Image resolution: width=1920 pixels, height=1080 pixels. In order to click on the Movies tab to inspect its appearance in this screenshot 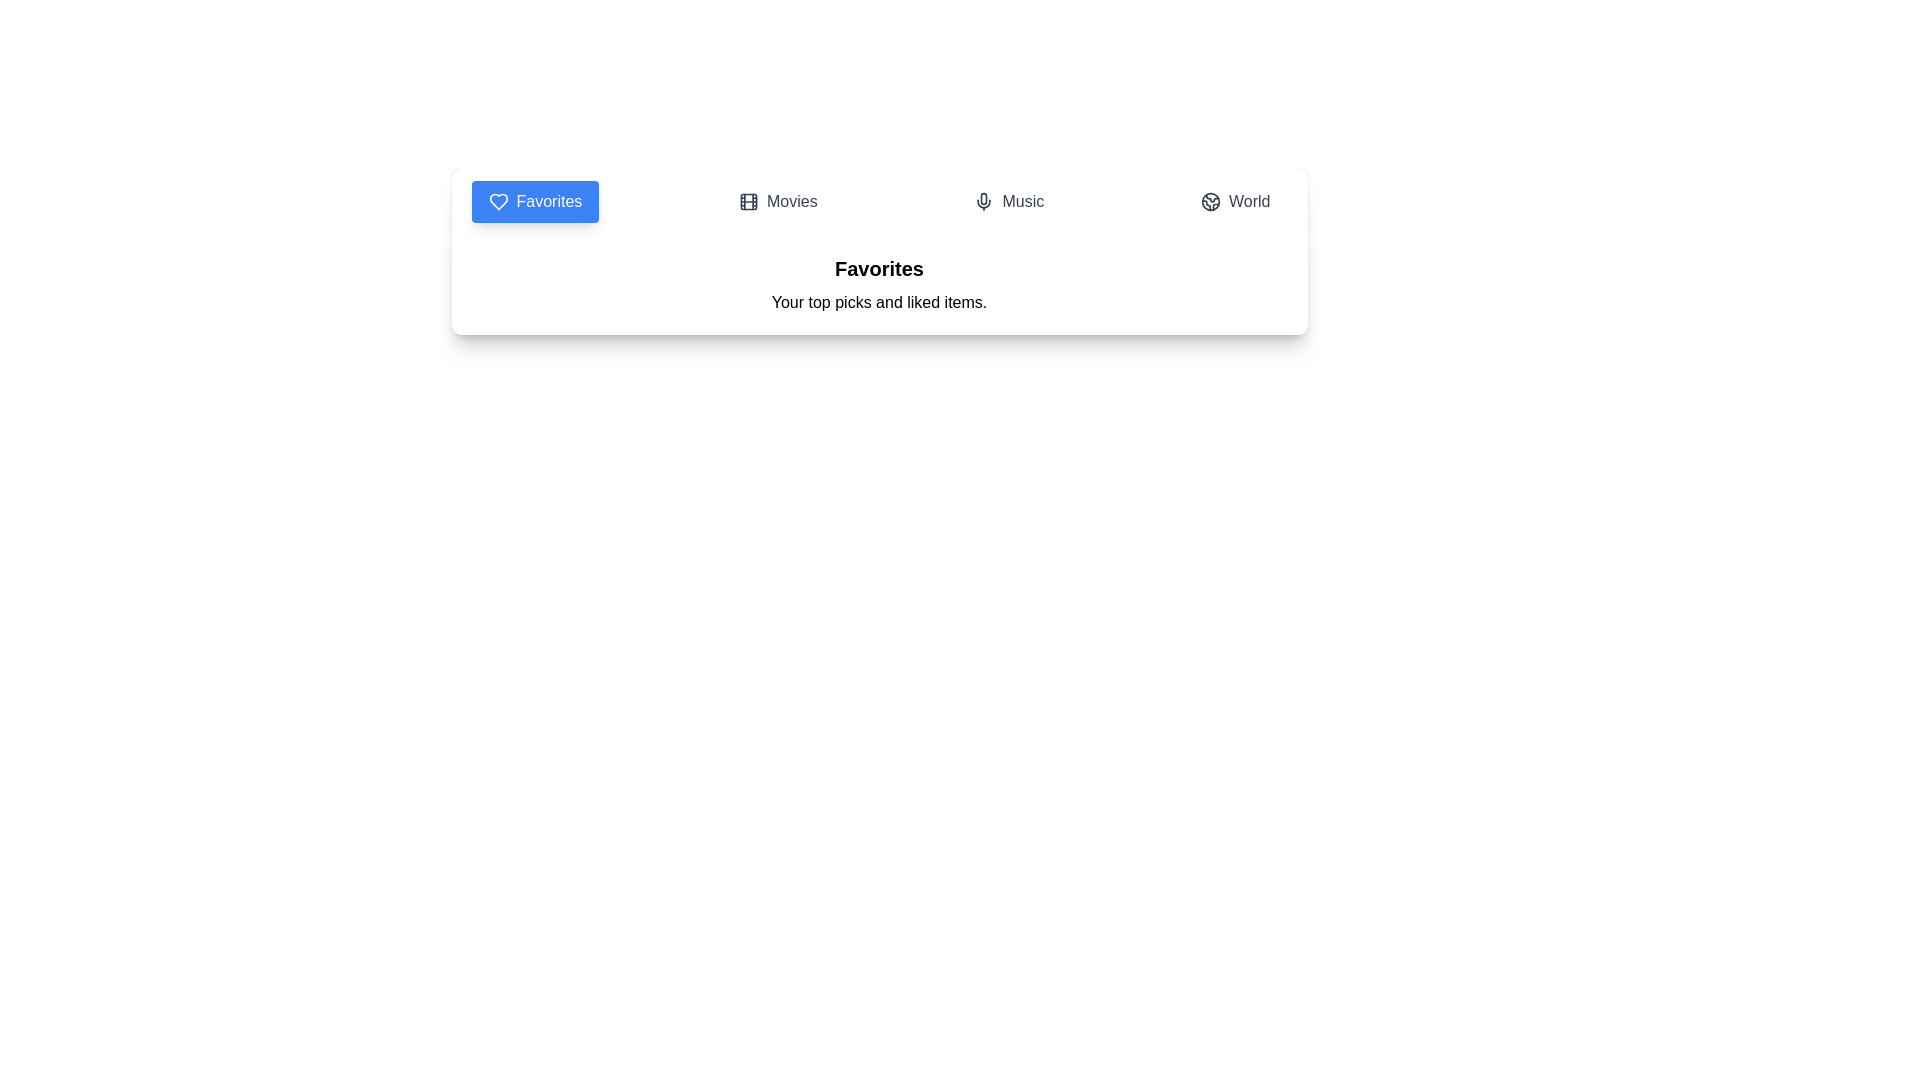, I will do `click(776, 201)`.